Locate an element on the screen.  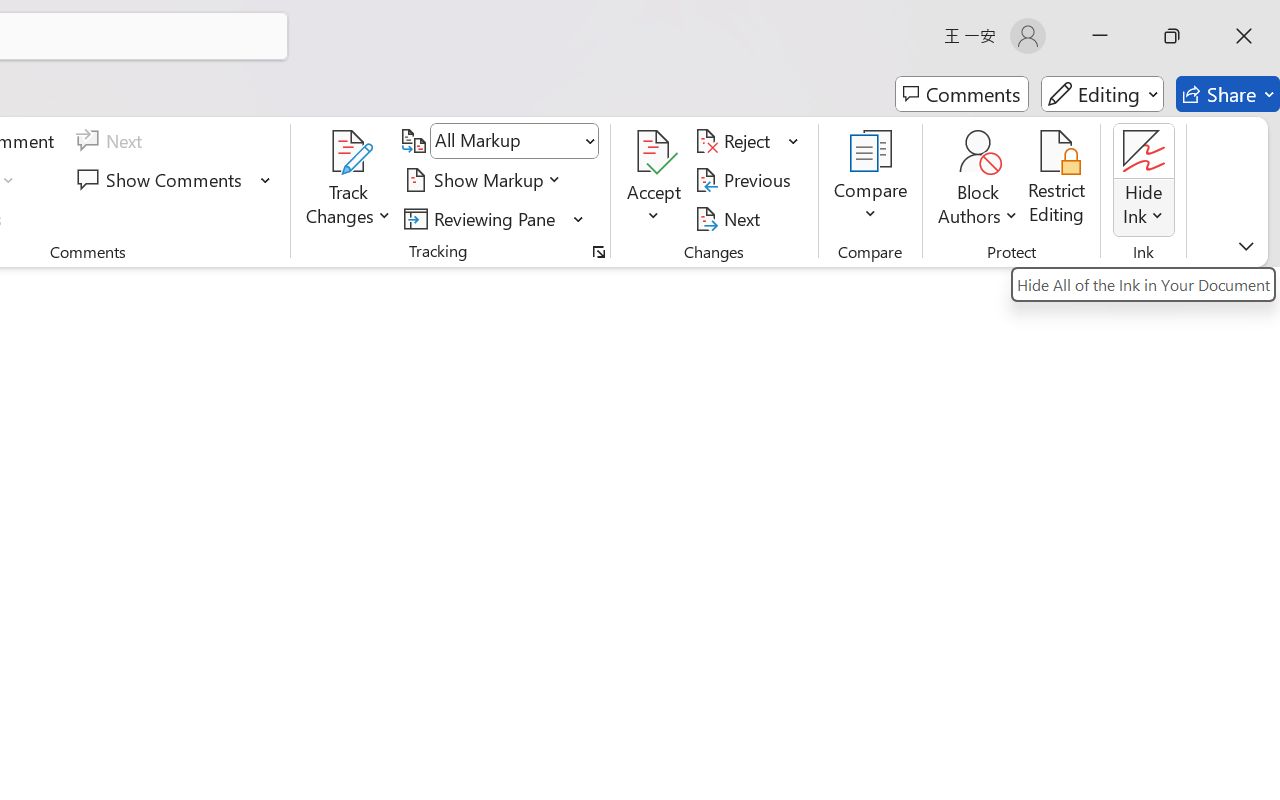
'Compare' is located at coordinates (871, 179).